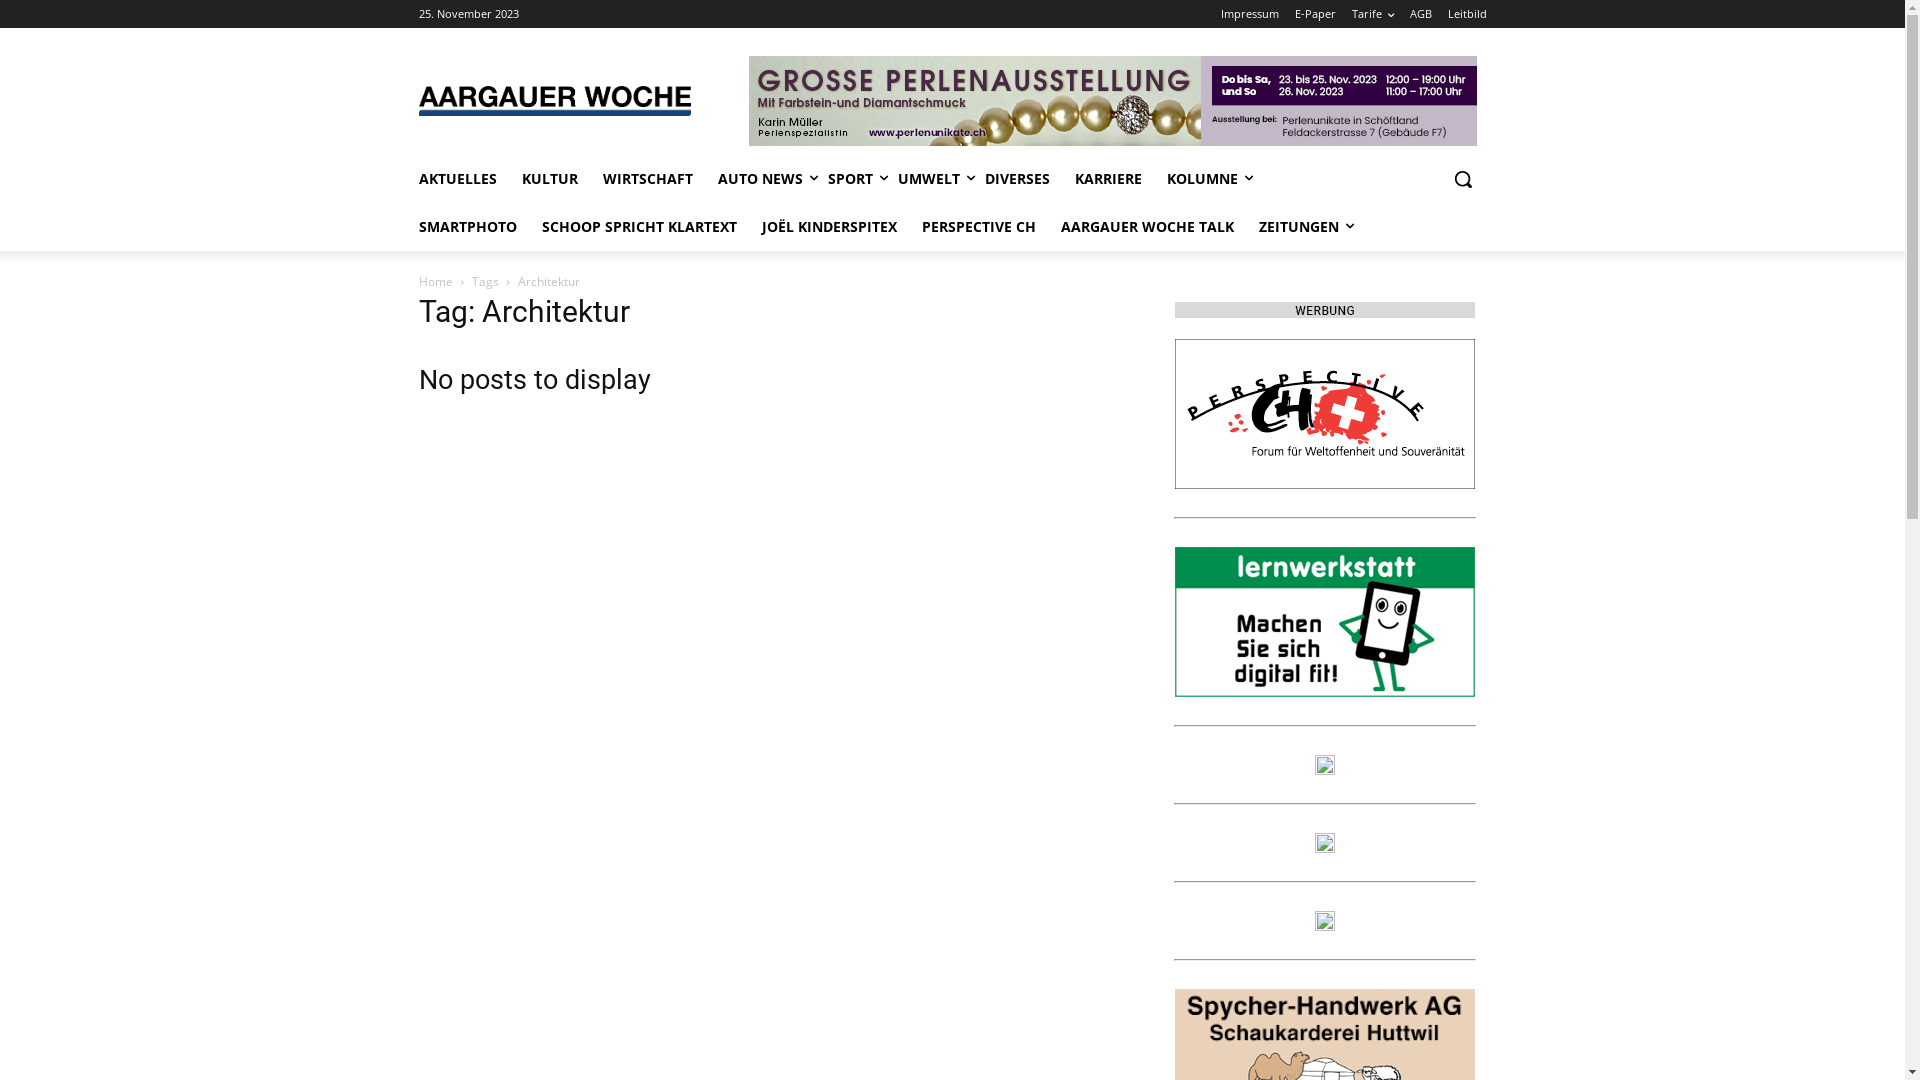 This screenshot has height=1080, width=1920. I want to click on 'AUTO NEWS', so click(718, 177).